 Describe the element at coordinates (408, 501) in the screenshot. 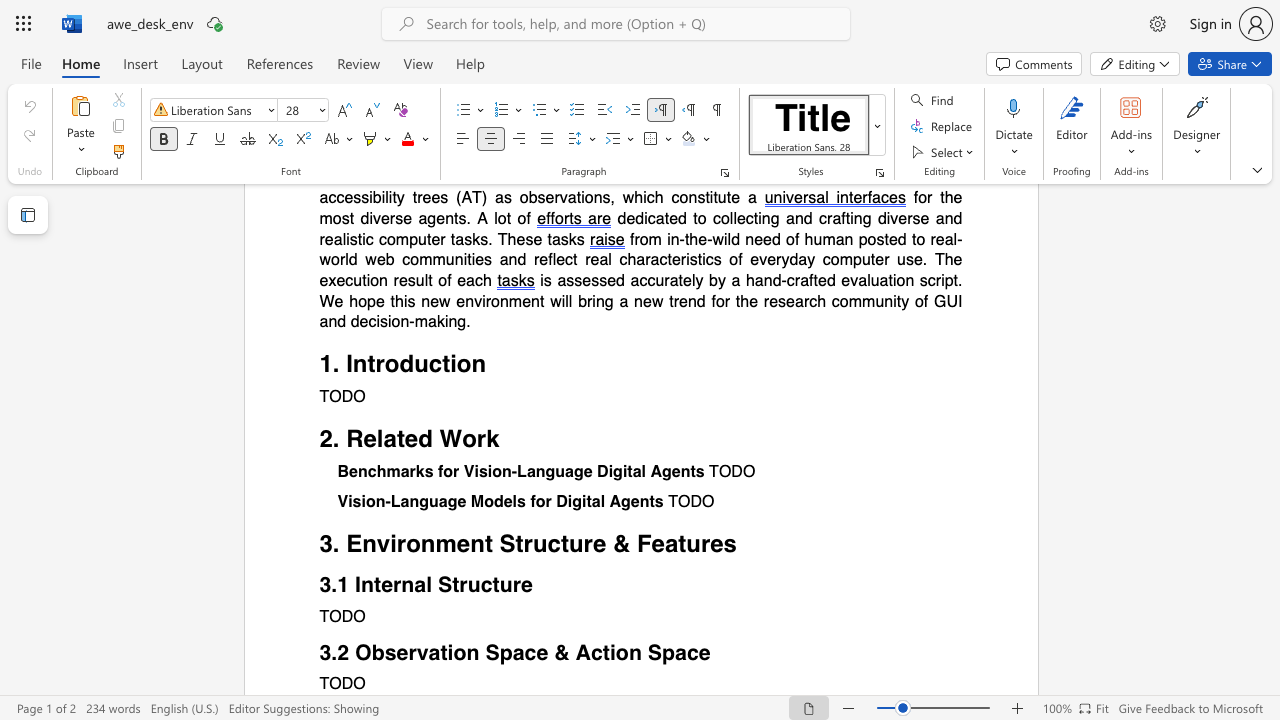

I see `the subset text "nguage Mode" within the text "Vision-Language Models for Digital Agents"` at that location.